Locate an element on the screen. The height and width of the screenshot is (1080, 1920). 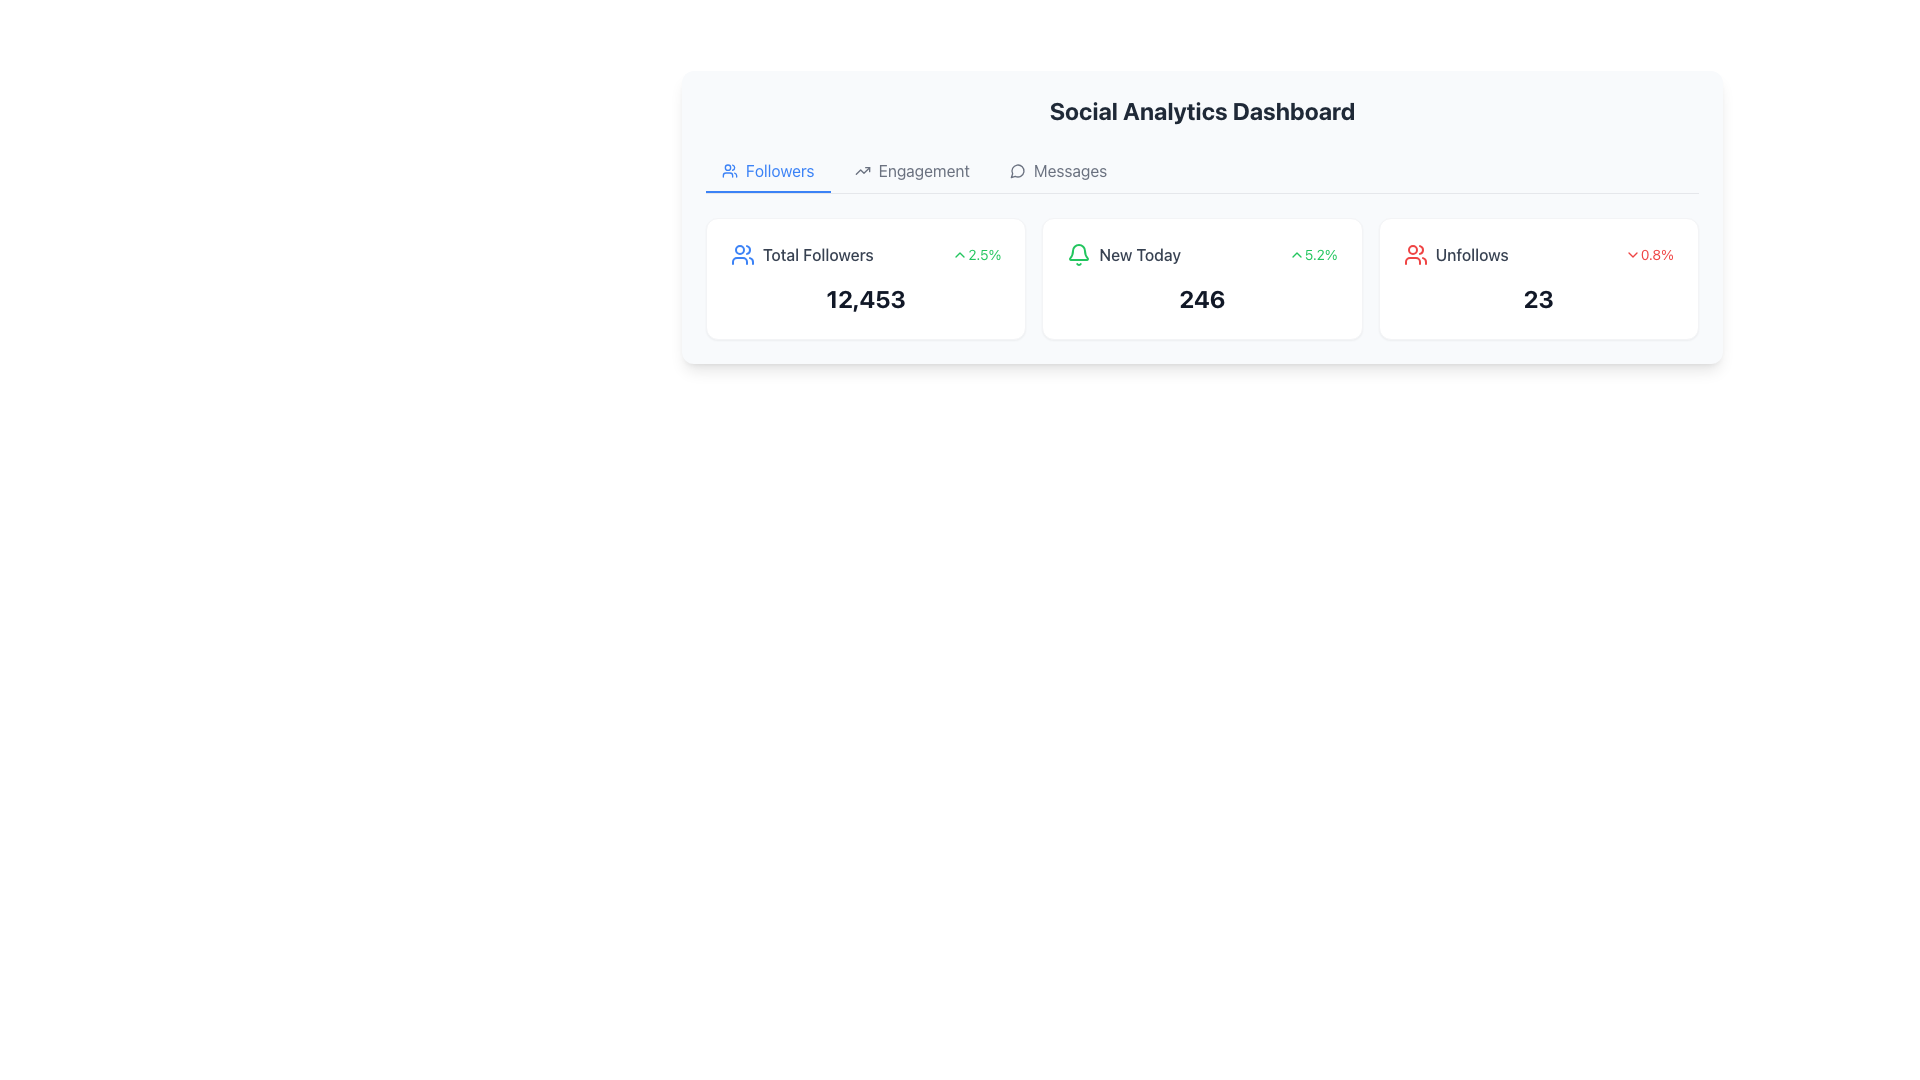
percentage value '5.2%' displayed in green text with an upward arrow icon in the 'New Today' section of the dashboard, indicating a positive trend is located at coordinates (1313, 253).